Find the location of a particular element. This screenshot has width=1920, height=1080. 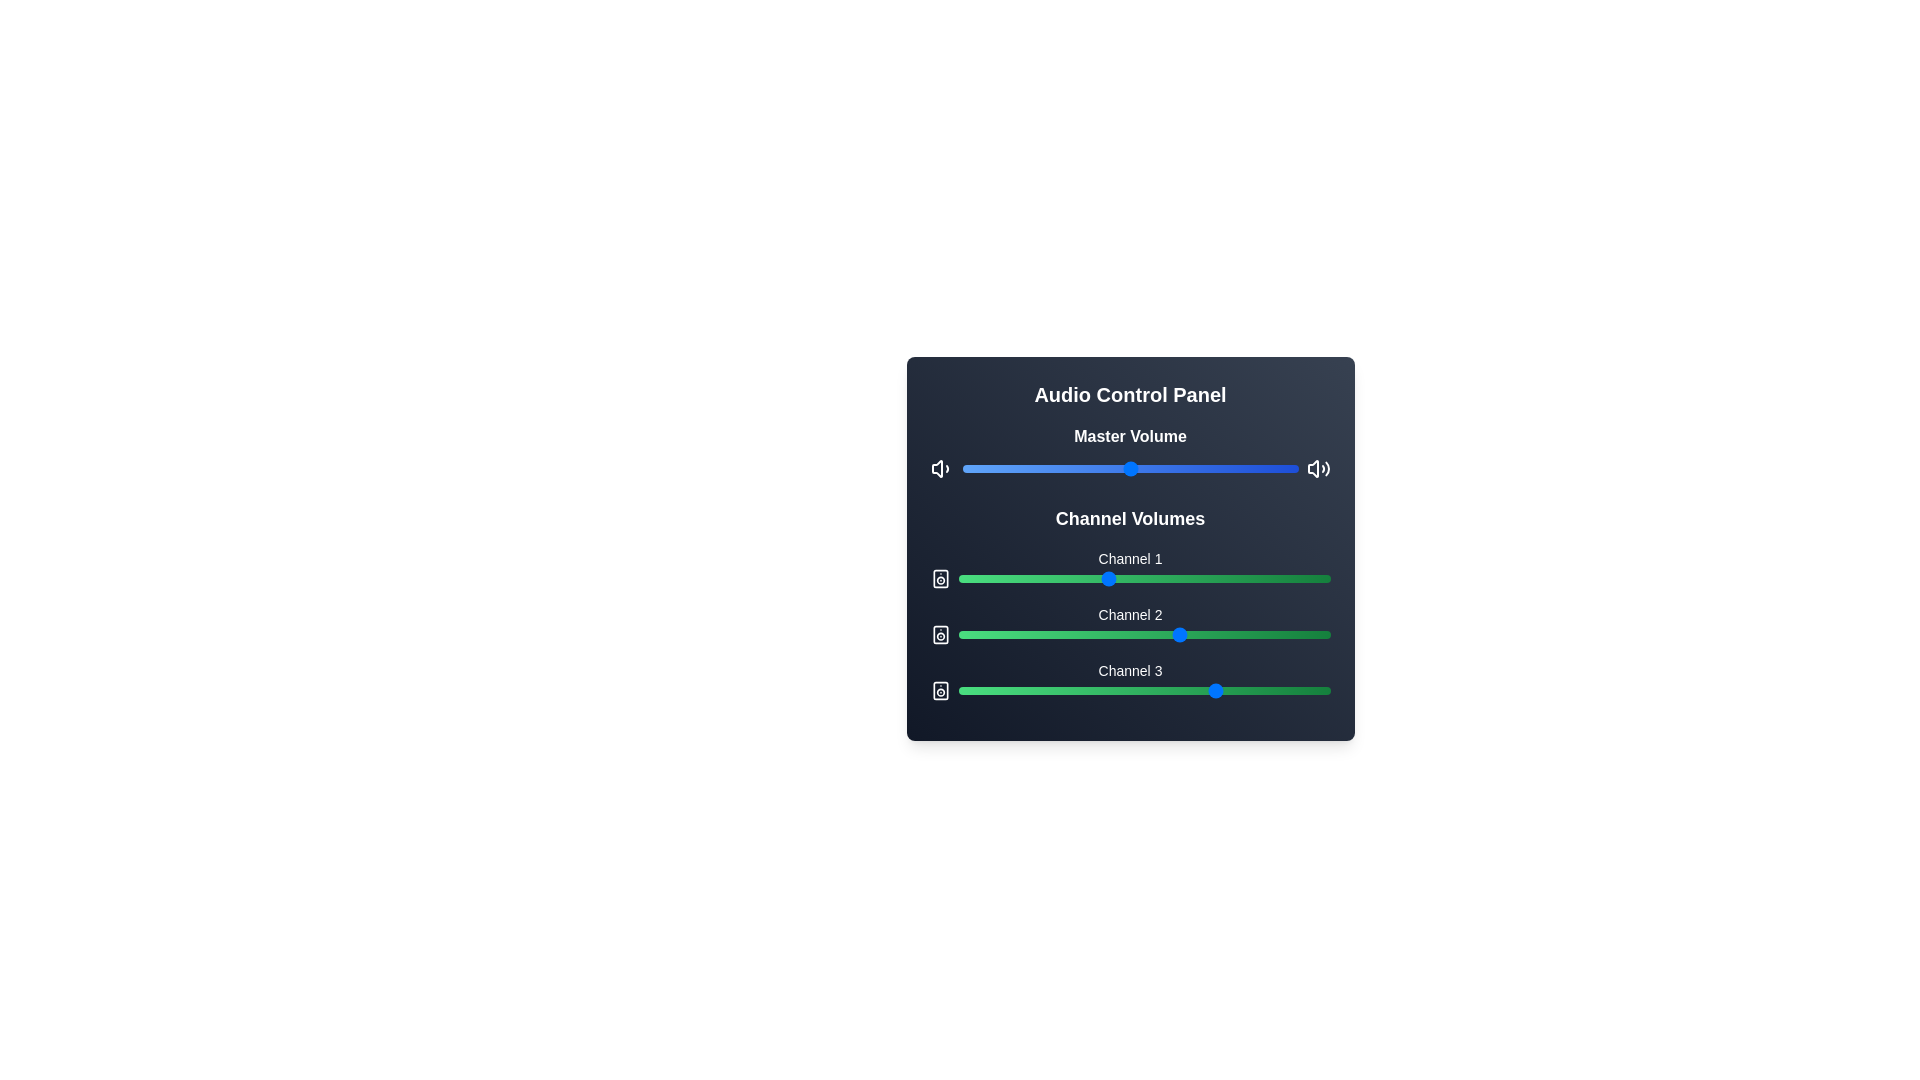

the 'Channel 1' volume is located at coordinates (1122, 578).